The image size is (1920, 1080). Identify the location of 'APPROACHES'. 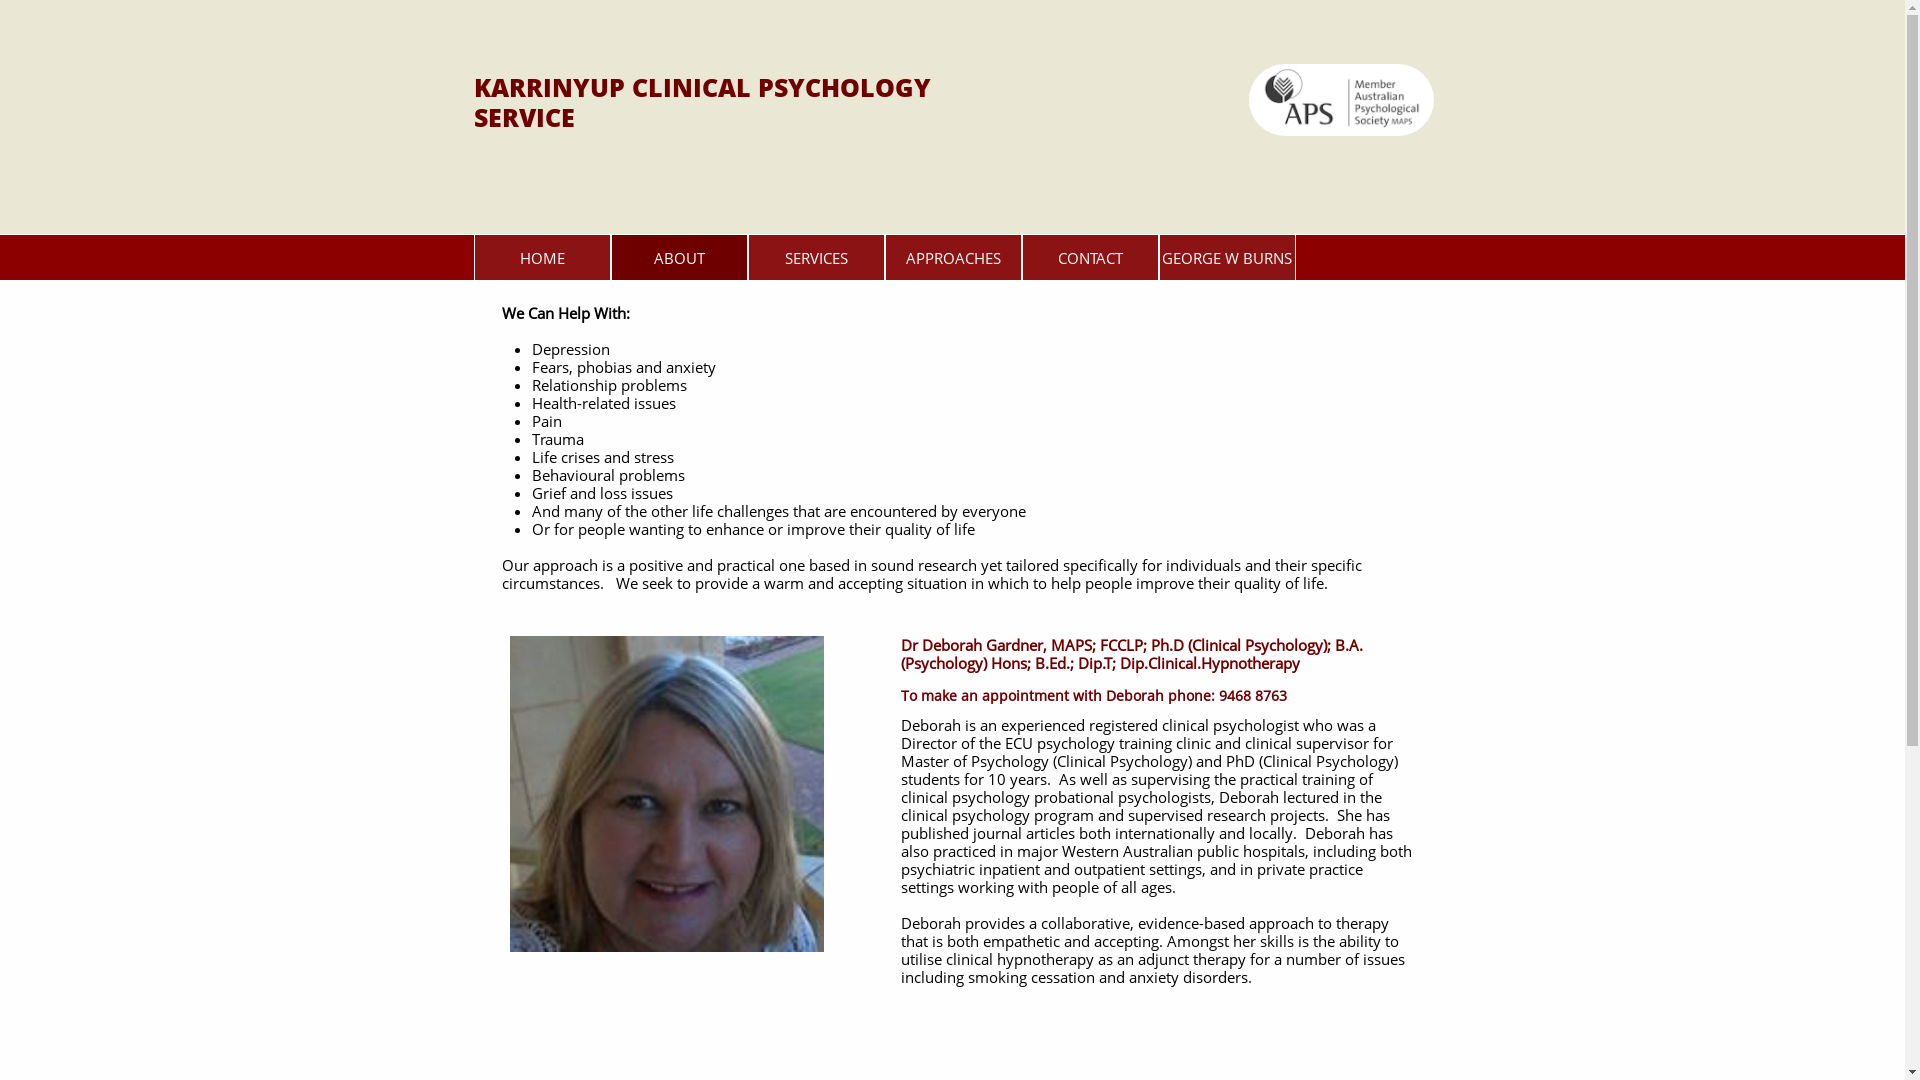
(951, 256).